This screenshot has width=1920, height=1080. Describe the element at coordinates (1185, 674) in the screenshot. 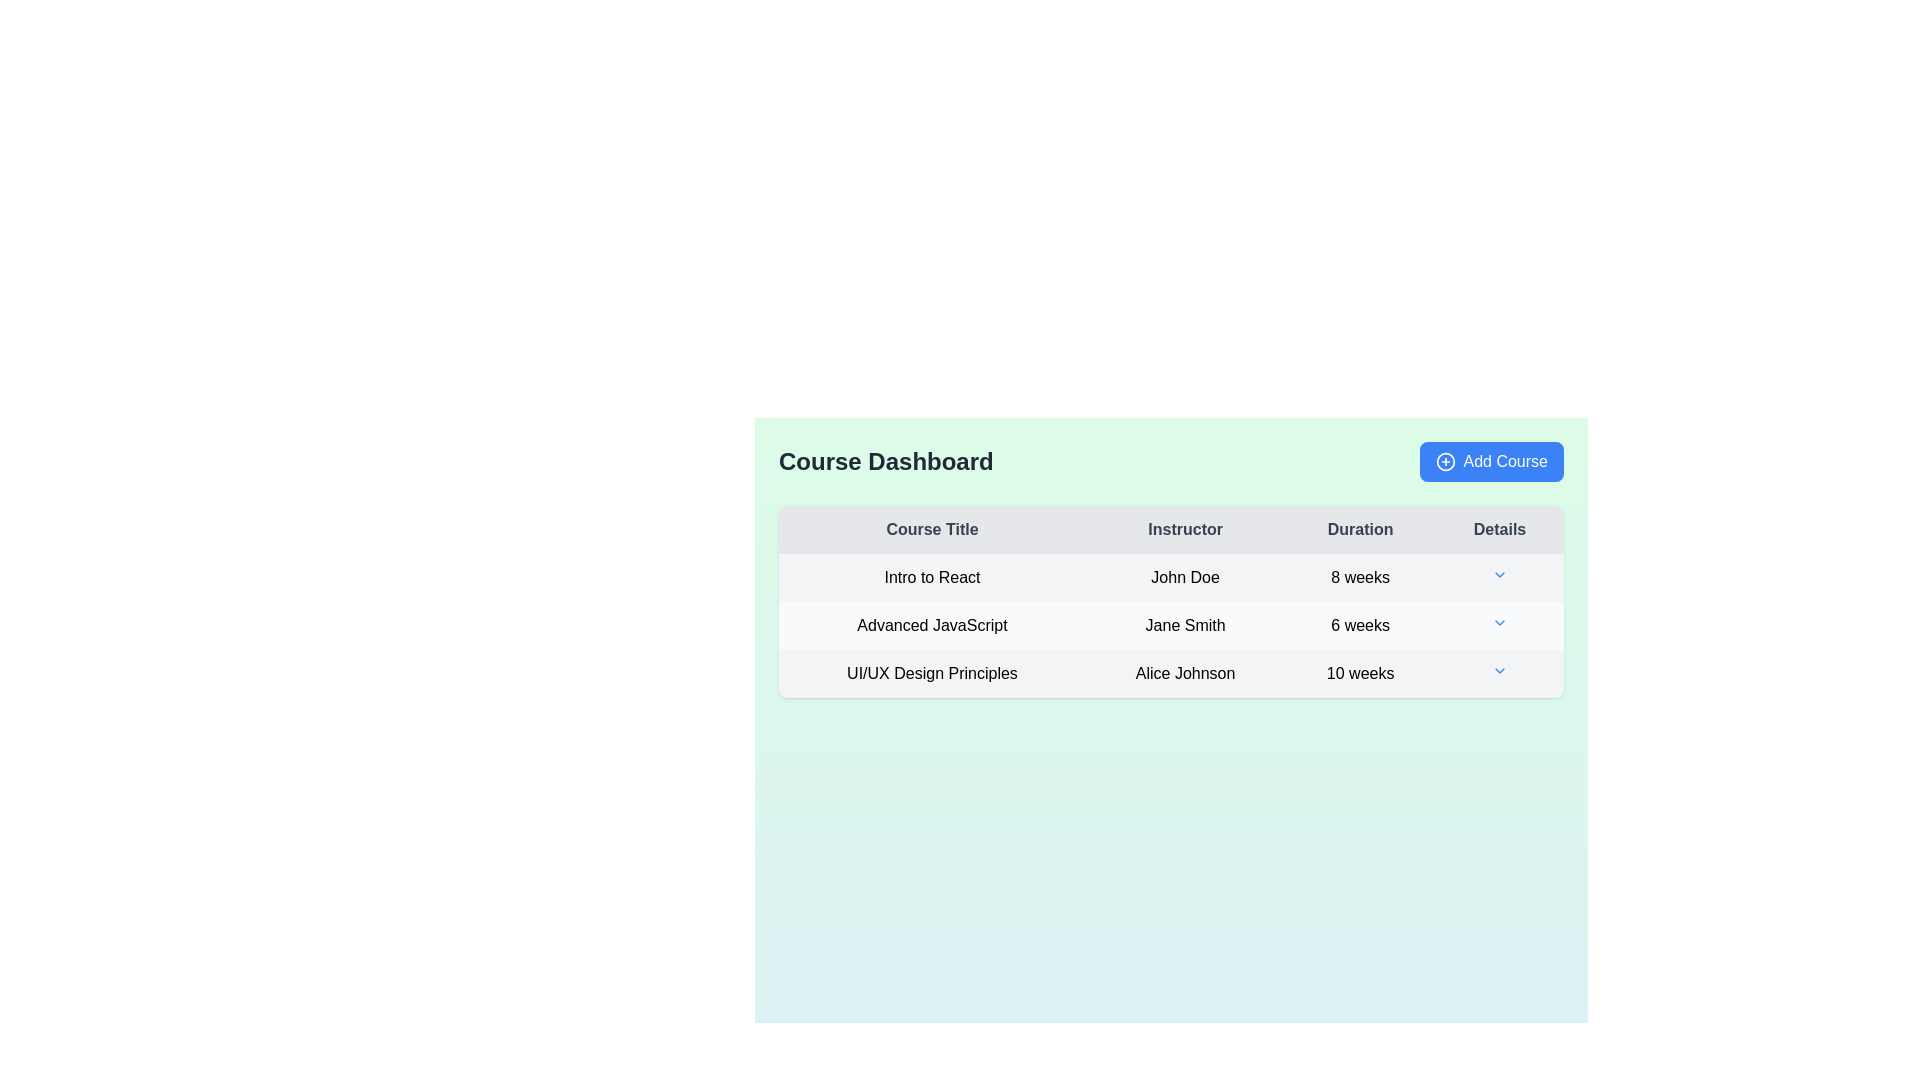

I see `the text label displaying the instructor's name for the course 'UI/UX Design Principles' in the third row of the table` at that location.